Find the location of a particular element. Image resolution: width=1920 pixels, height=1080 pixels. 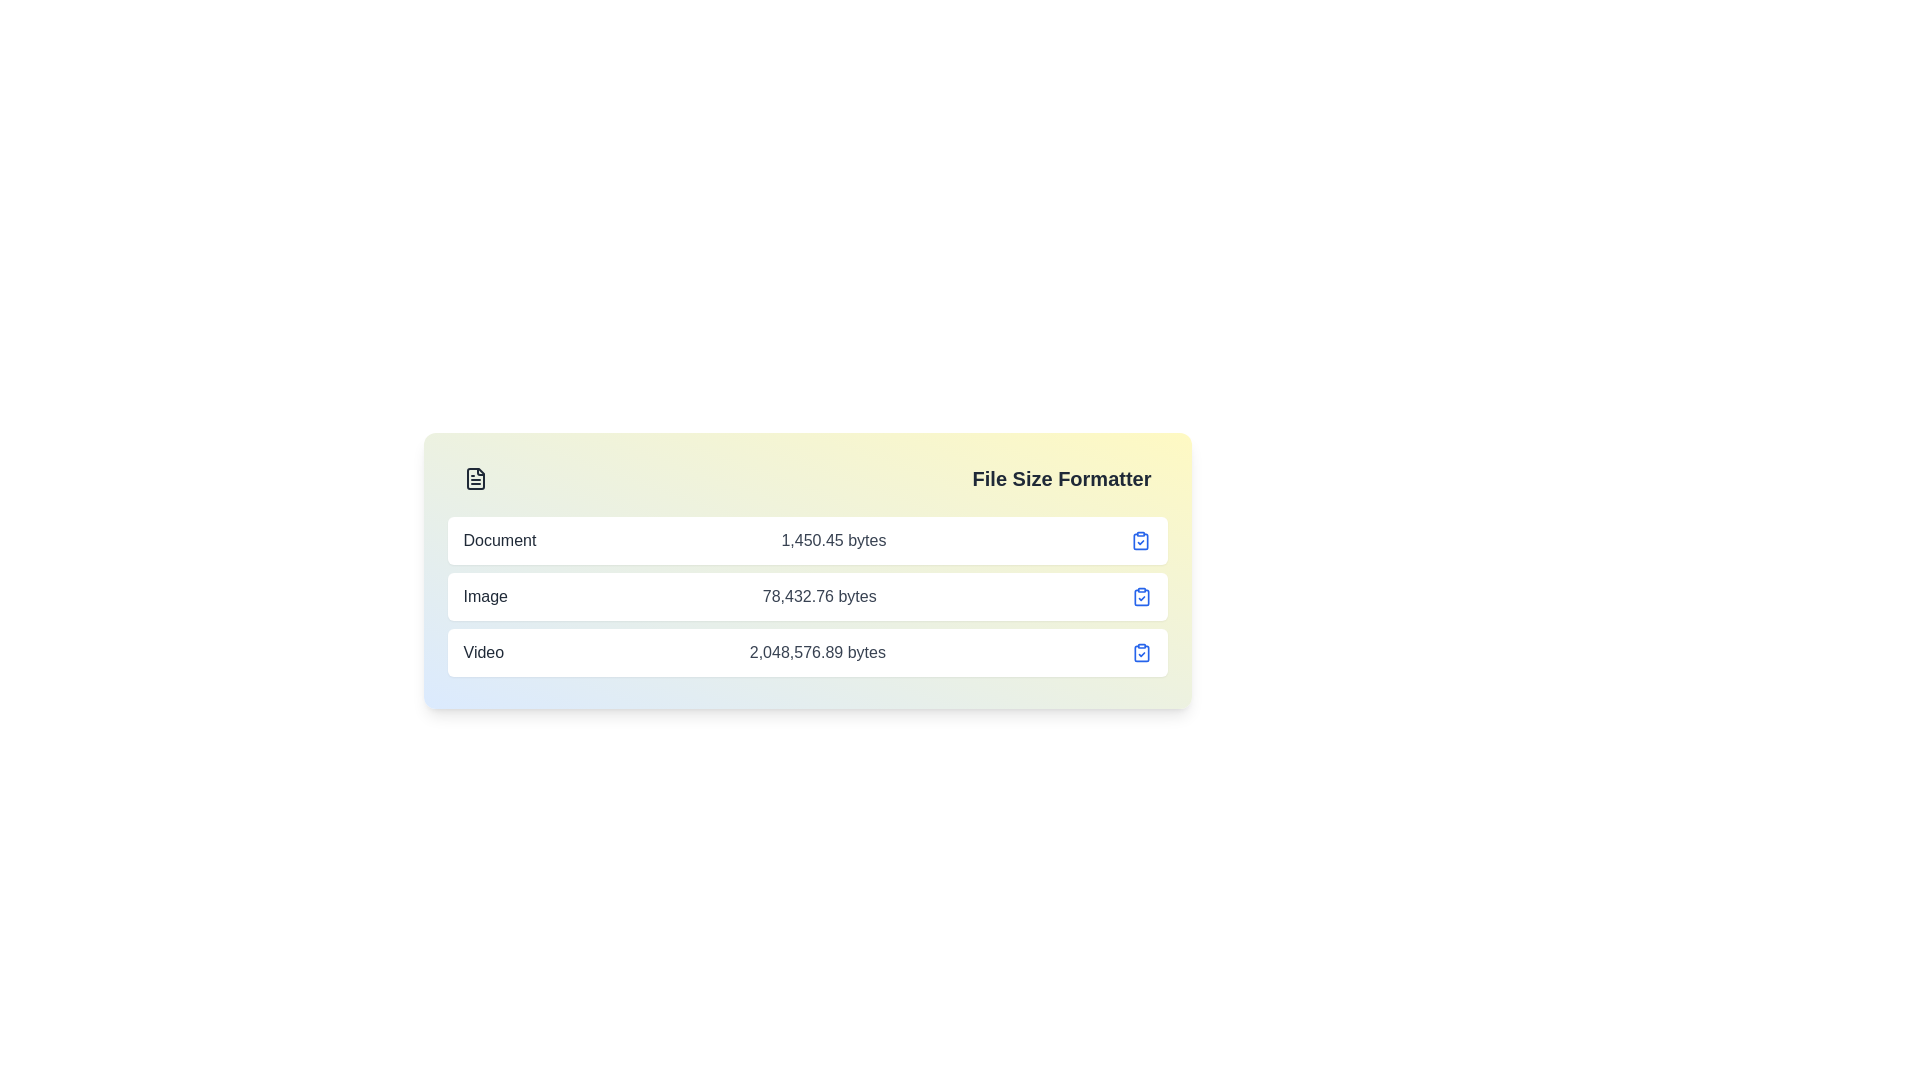

the text label that serves as the title for the 'Video' entry in the card-like component at the bottom of the list is located at coordinates (483, 652).